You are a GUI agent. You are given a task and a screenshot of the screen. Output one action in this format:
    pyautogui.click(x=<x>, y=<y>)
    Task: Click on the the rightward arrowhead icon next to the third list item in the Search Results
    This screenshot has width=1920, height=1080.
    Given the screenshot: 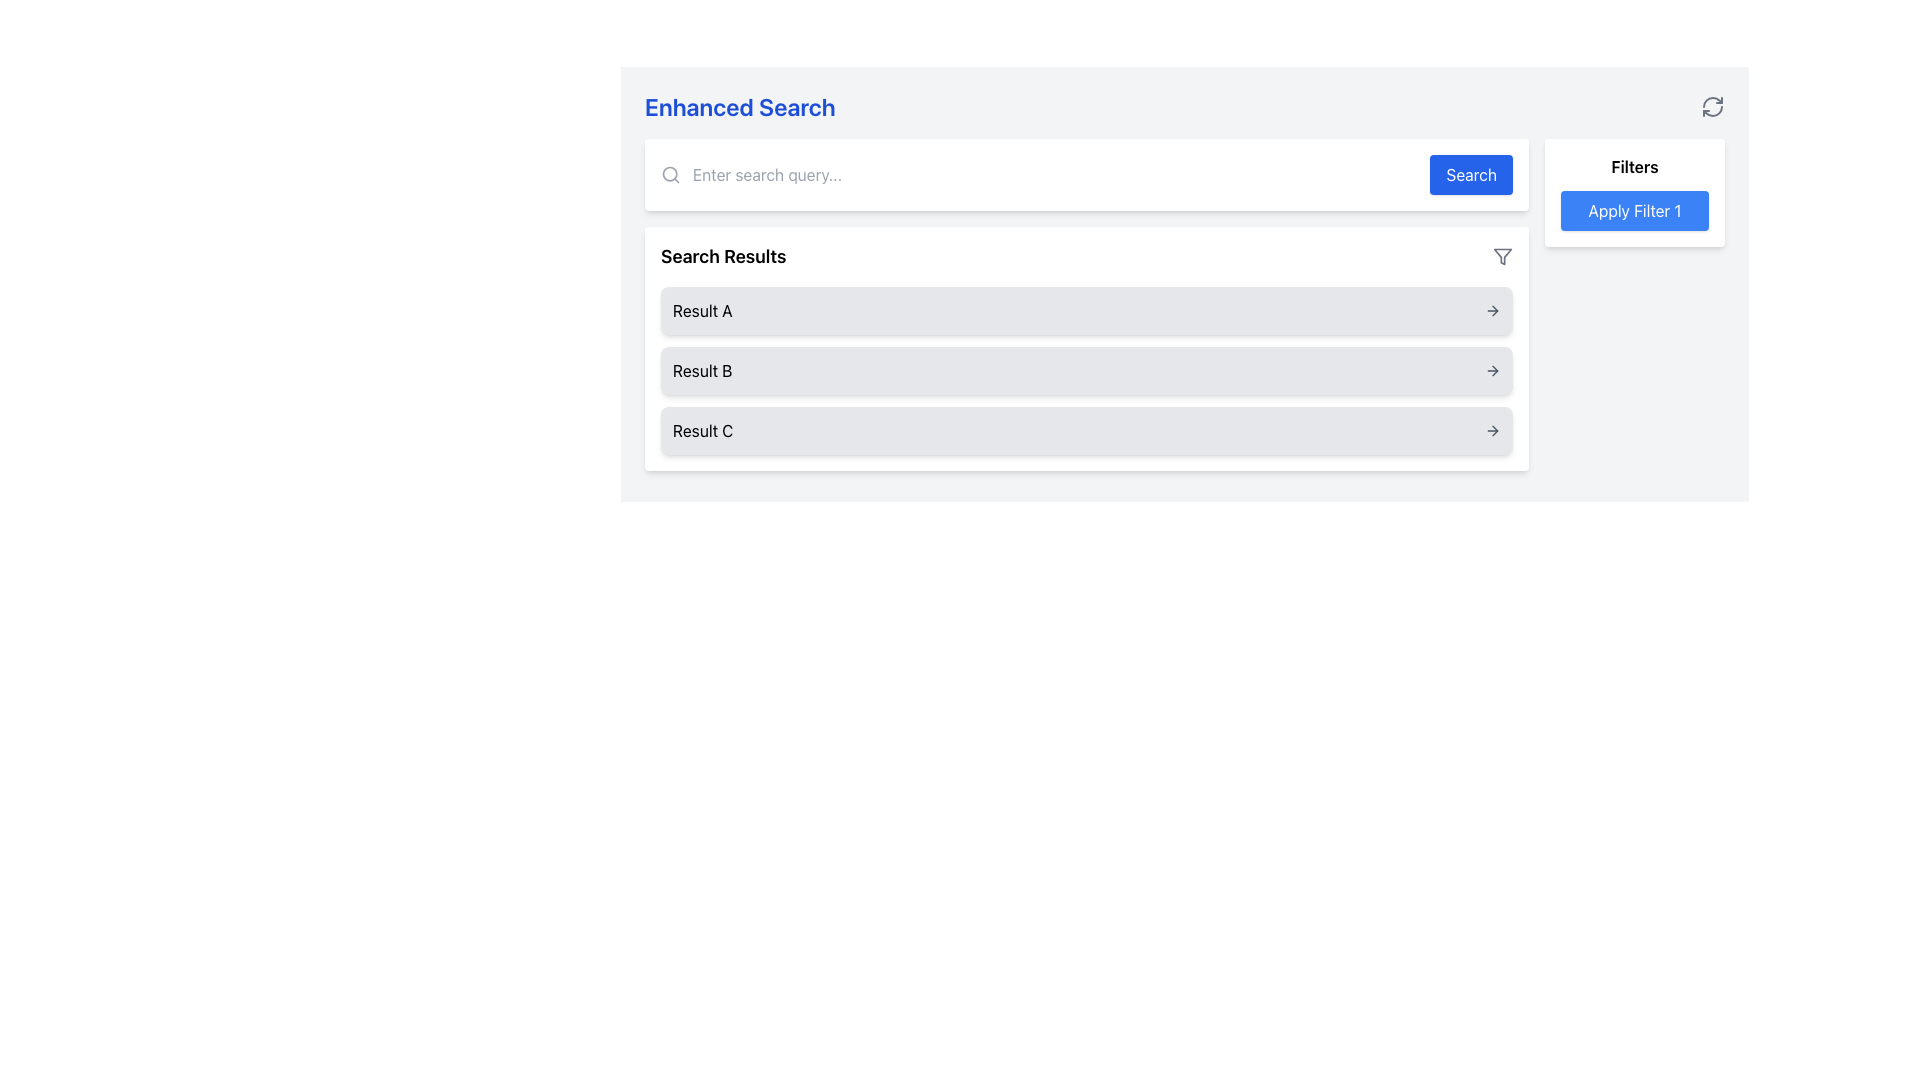 What is the action you would take?
    pyautogui.click(x=1494, y=430)
    